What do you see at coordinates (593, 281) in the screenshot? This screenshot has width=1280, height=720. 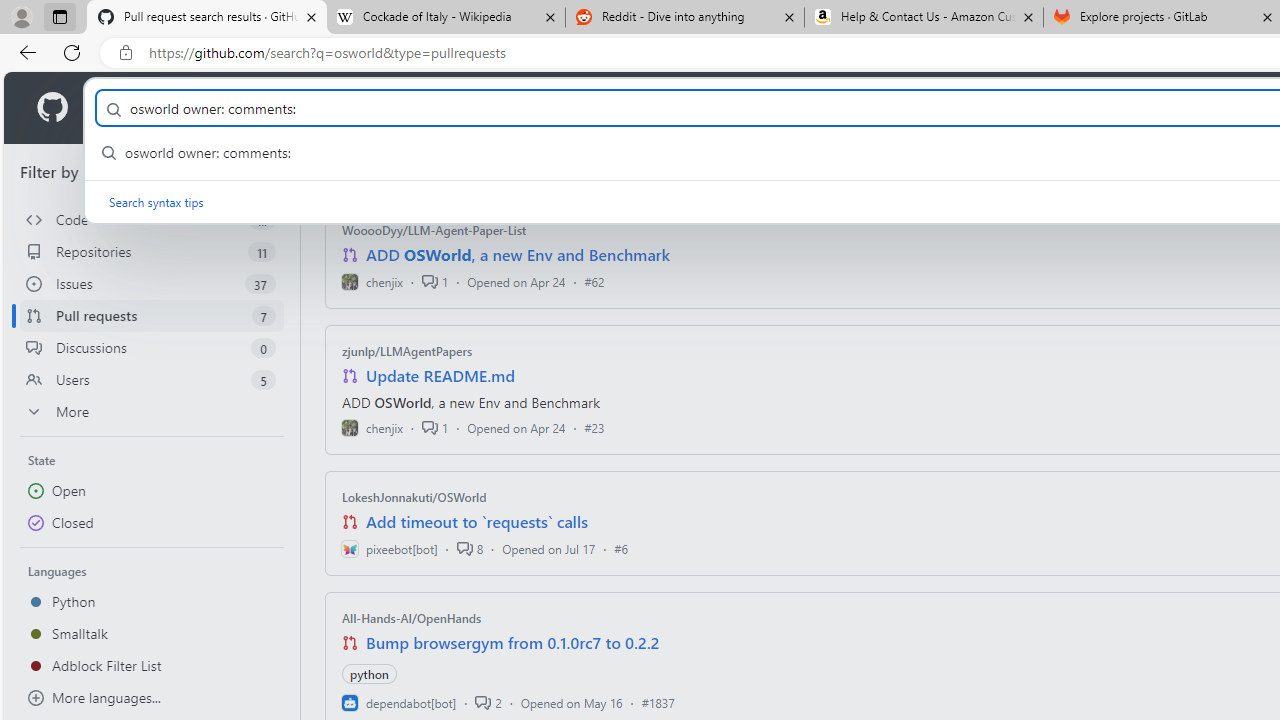 I see `'#62'` at bounding box center [593, 281].